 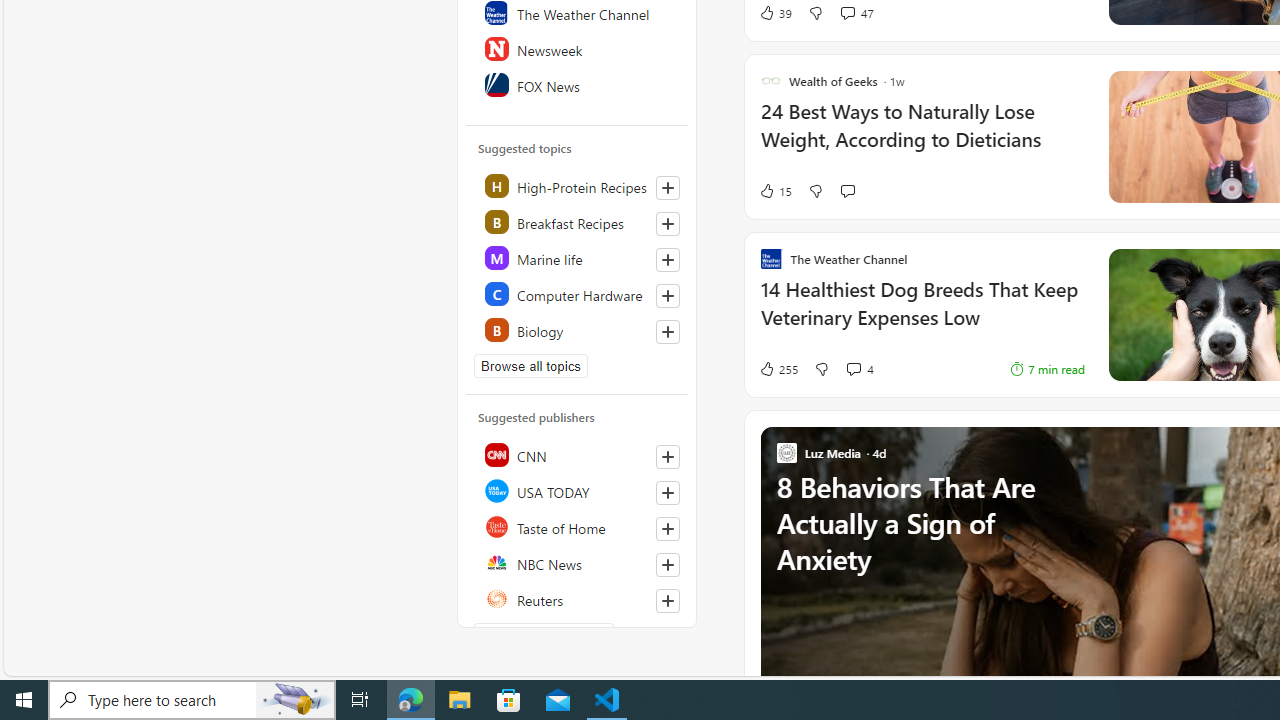 What do you see at coordinates (853, 368) in the screenshot?
I see `'View comments 4 Comment'` at bounding box center [853, 368].